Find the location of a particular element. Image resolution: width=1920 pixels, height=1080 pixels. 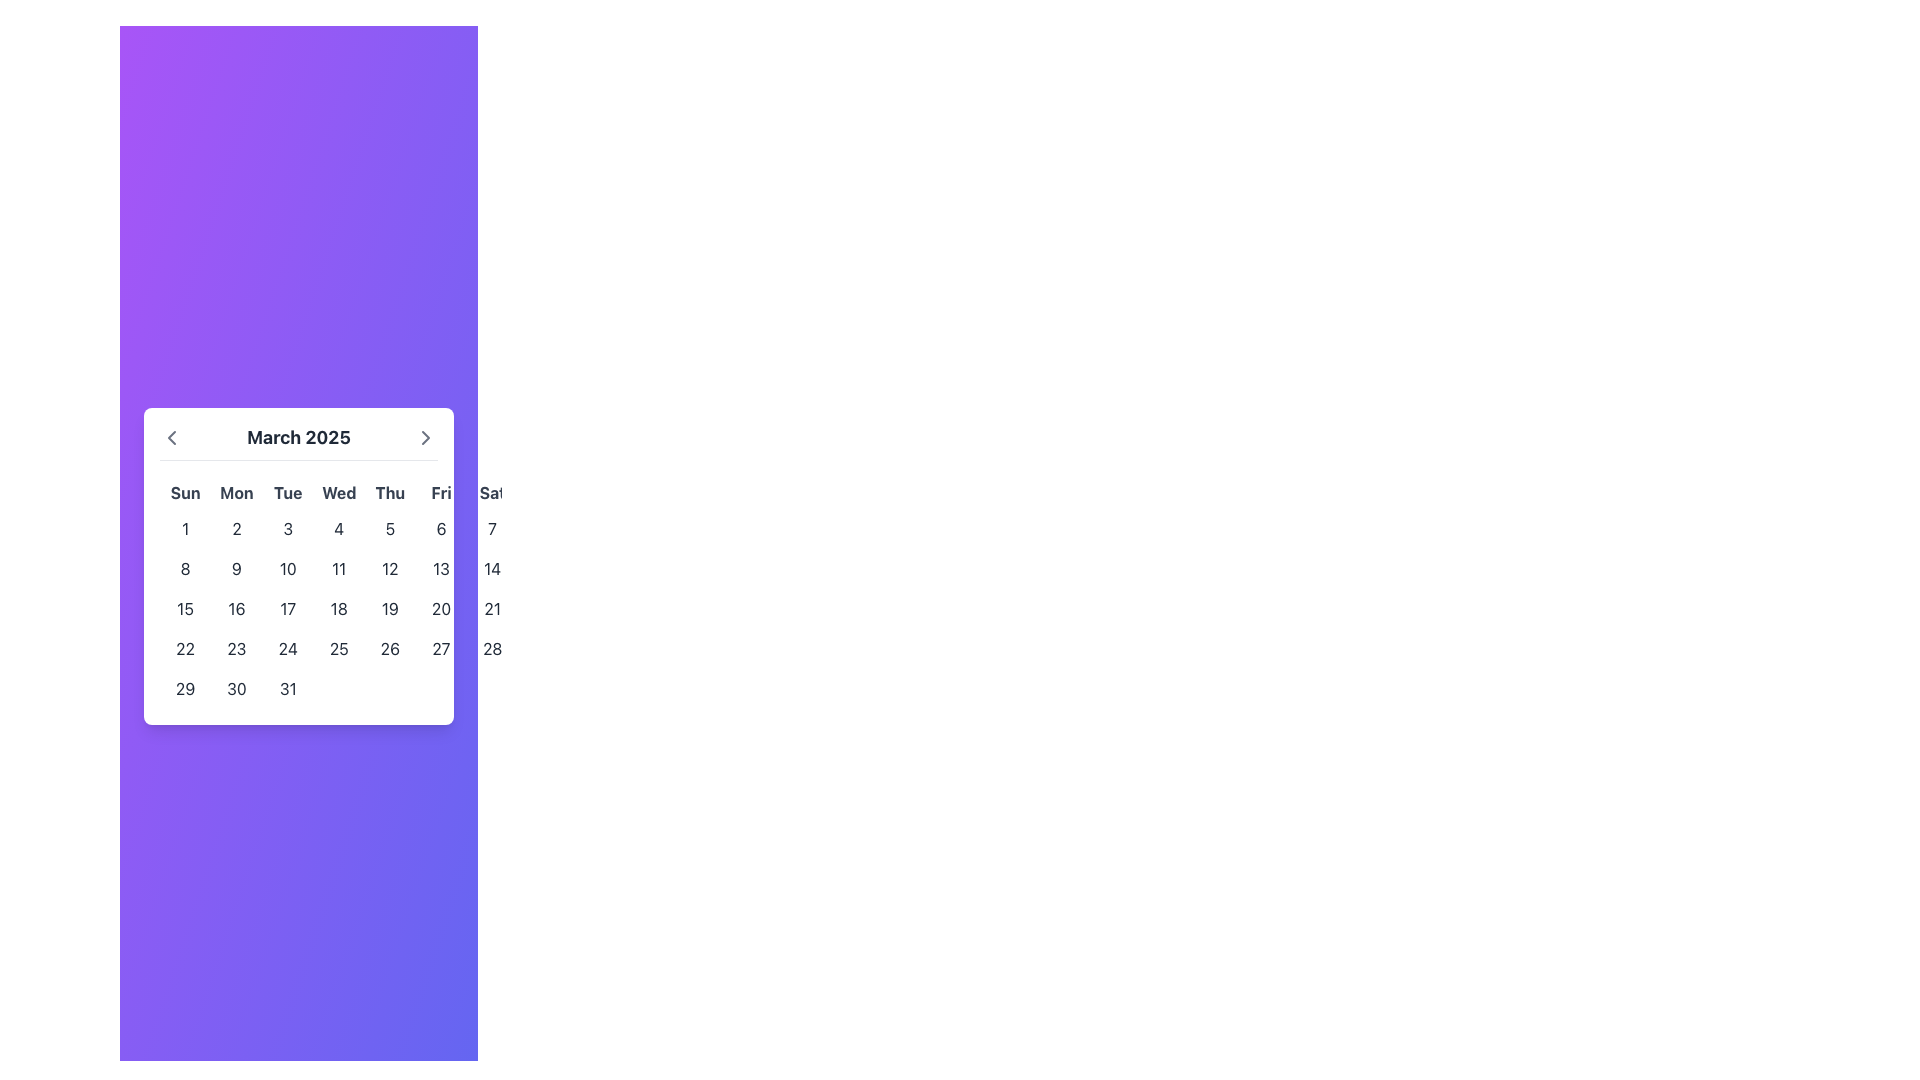

the A placeholder grid item located in the last row of the calendar grid, specifically the sixth element, which is the last of three empty blocks following the date '31' is located at coordinates (440, 687).